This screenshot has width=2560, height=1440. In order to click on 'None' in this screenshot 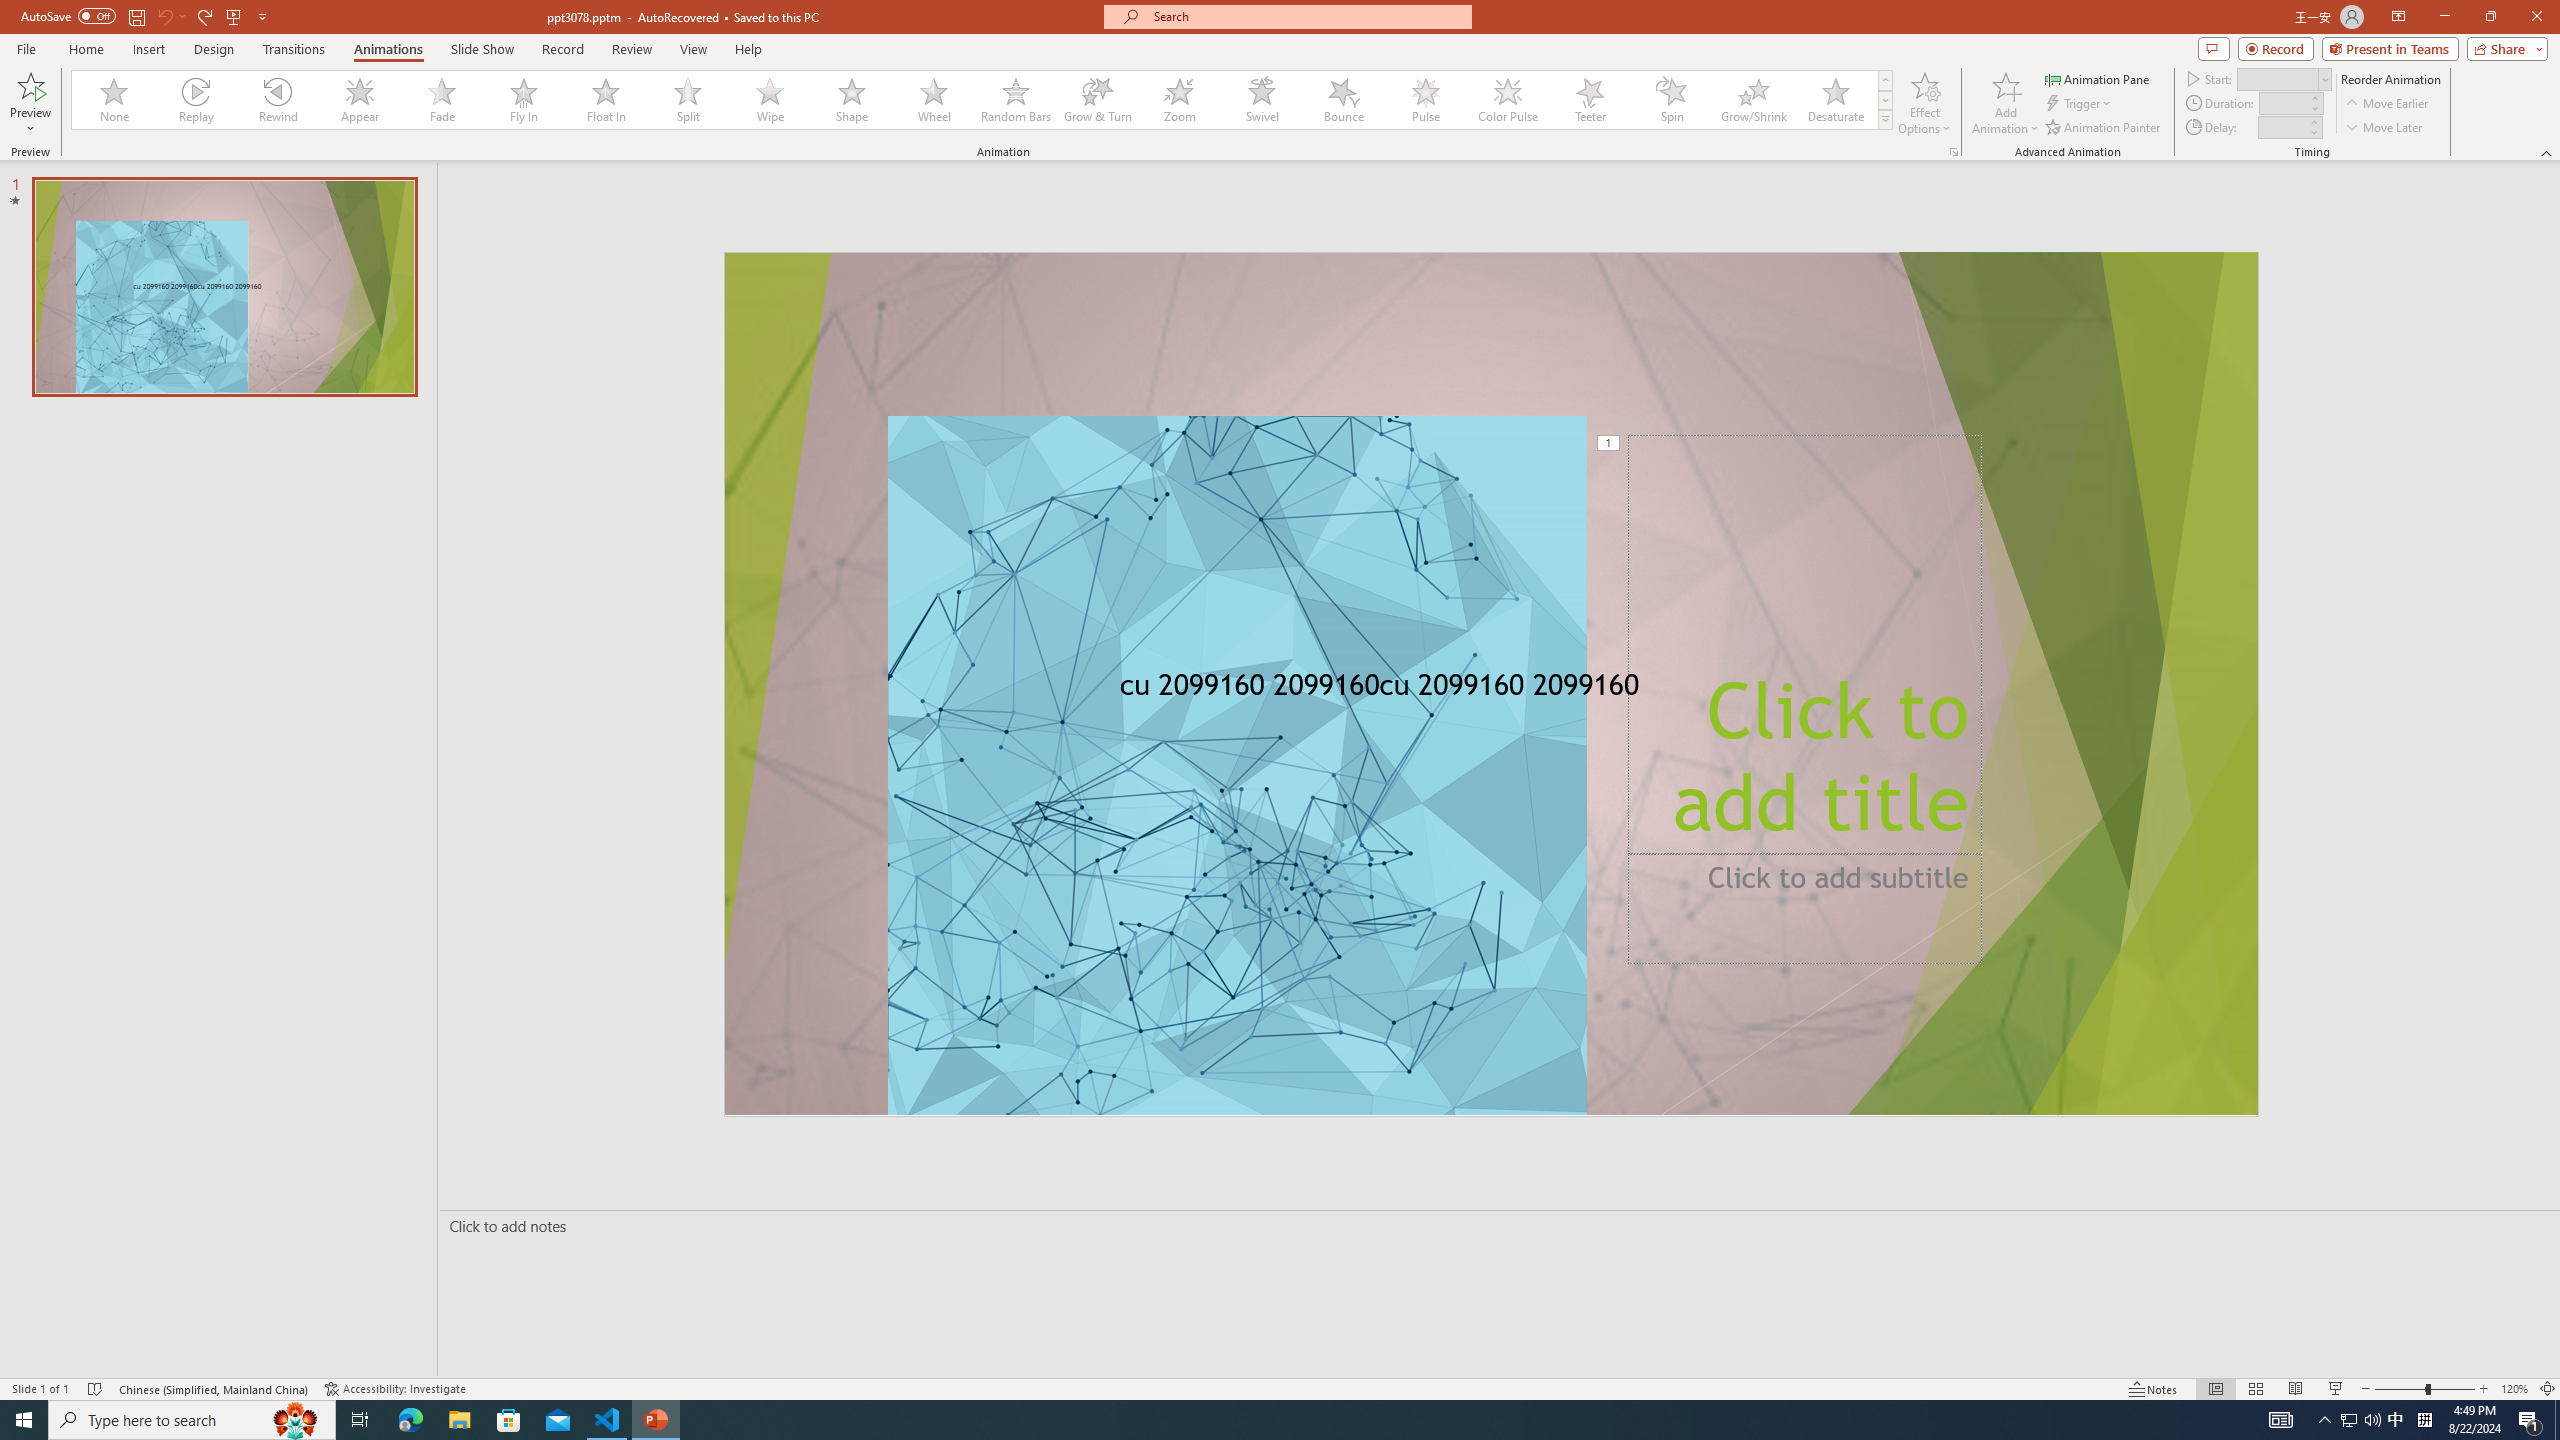, I will do `click(114, 99)`.